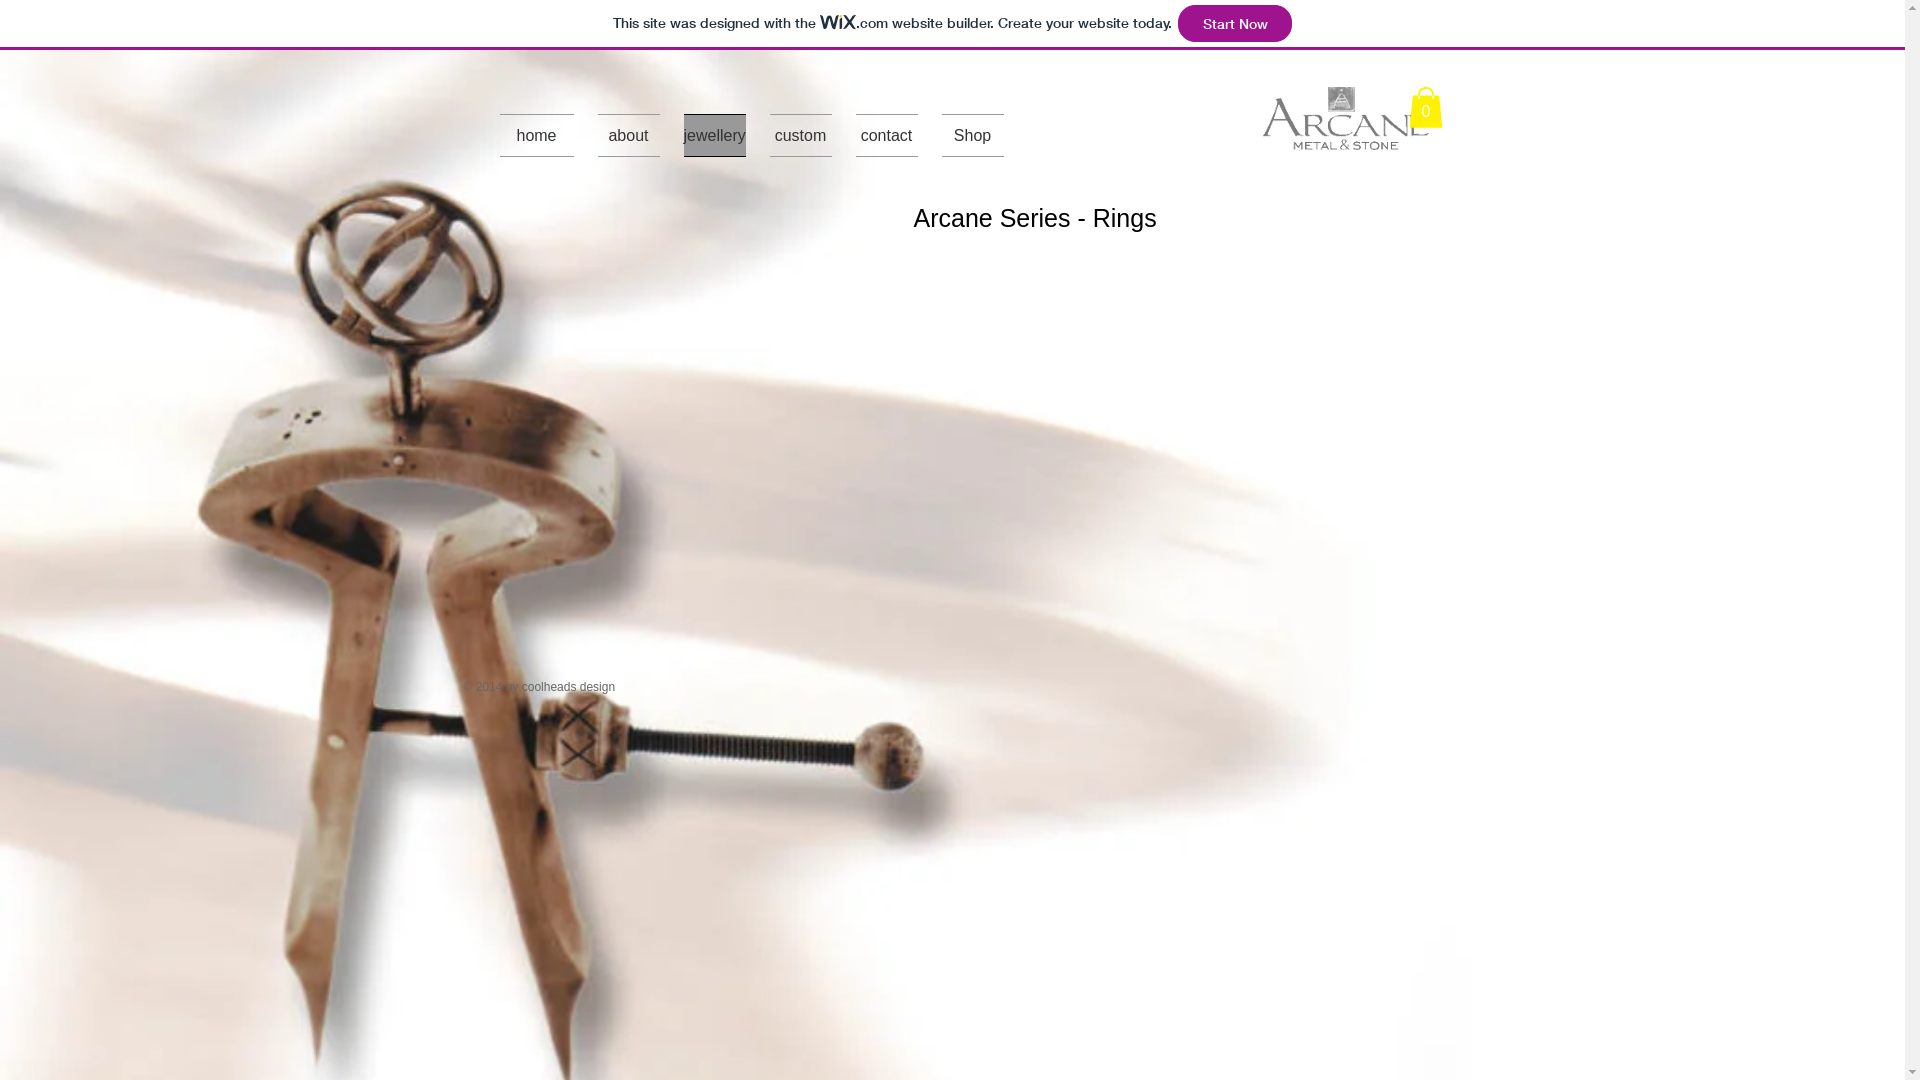  I want to click on '0', so click(1424, 107).